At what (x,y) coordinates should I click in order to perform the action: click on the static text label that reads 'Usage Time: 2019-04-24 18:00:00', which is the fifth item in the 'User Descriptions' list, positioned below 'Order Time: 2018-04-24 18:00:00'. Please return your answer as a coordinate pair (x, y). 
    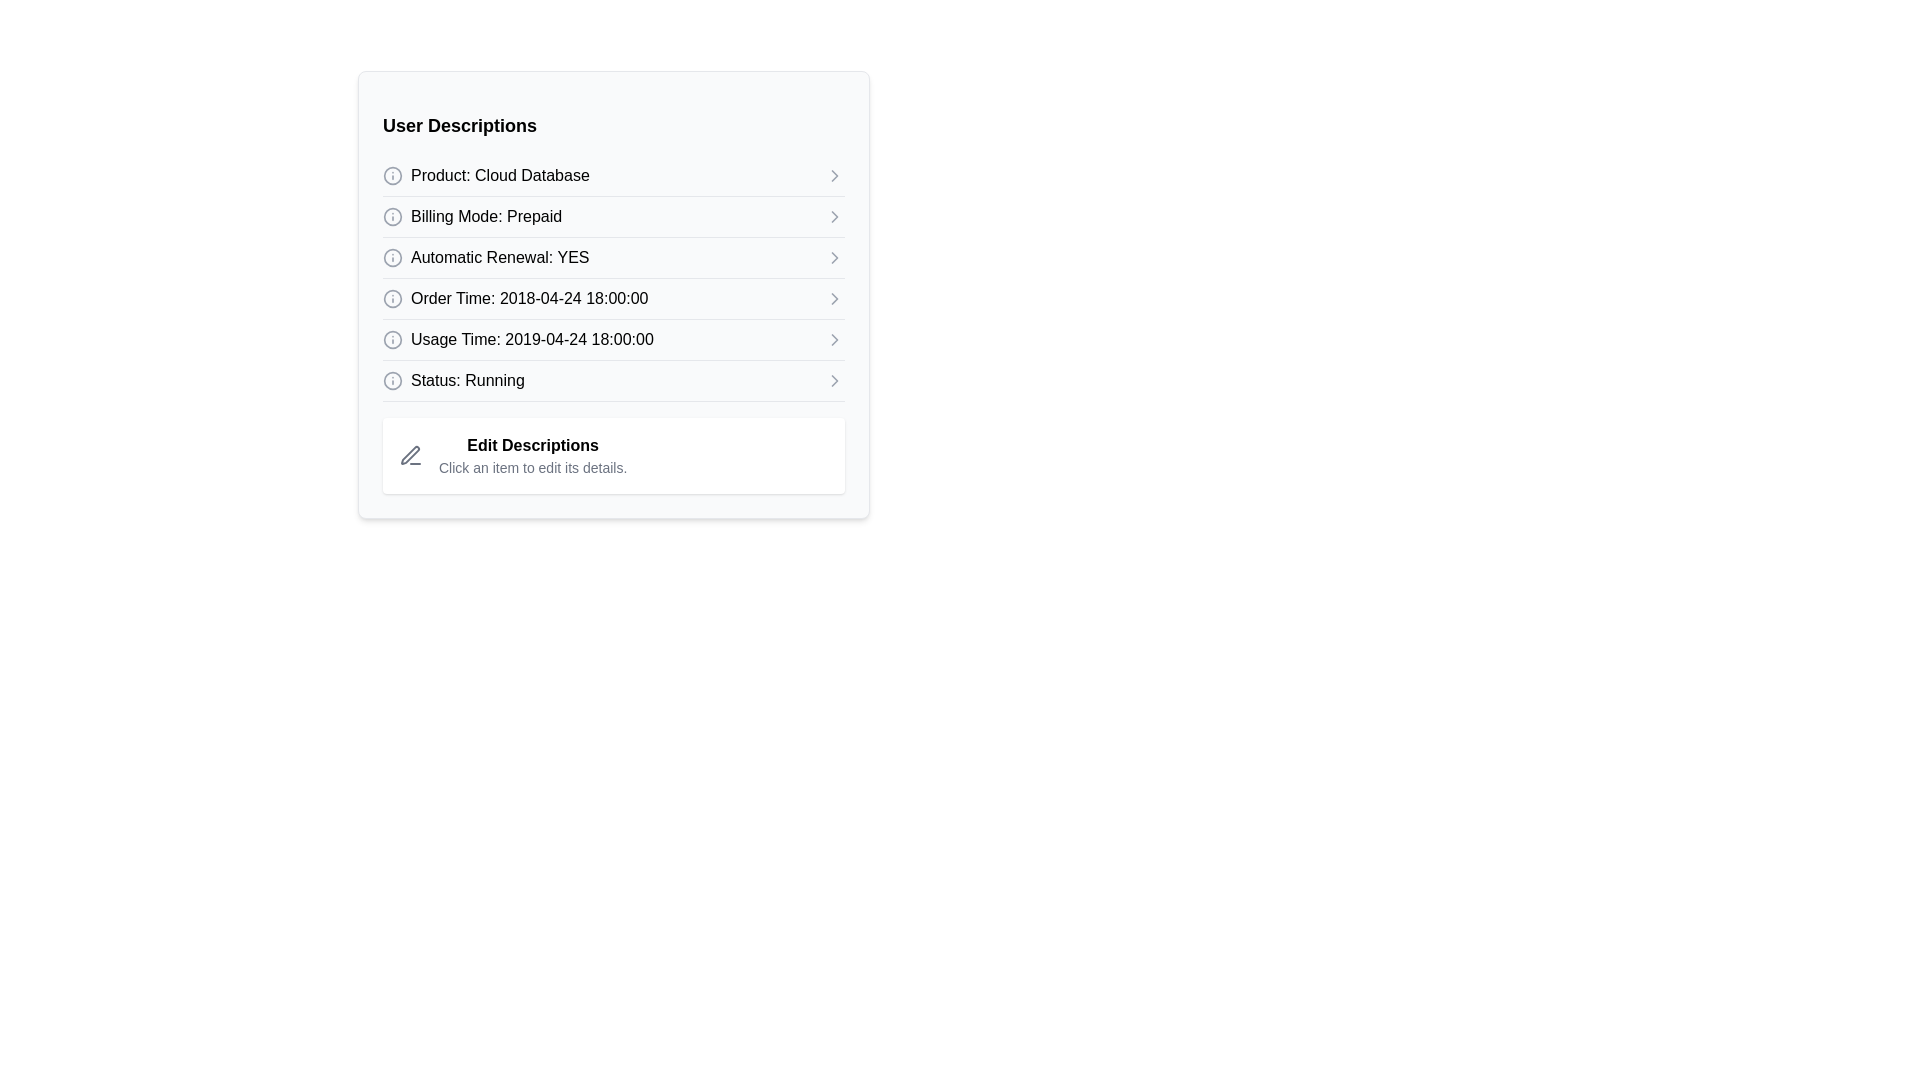
    Looking at the image, I should click on (532, 338).